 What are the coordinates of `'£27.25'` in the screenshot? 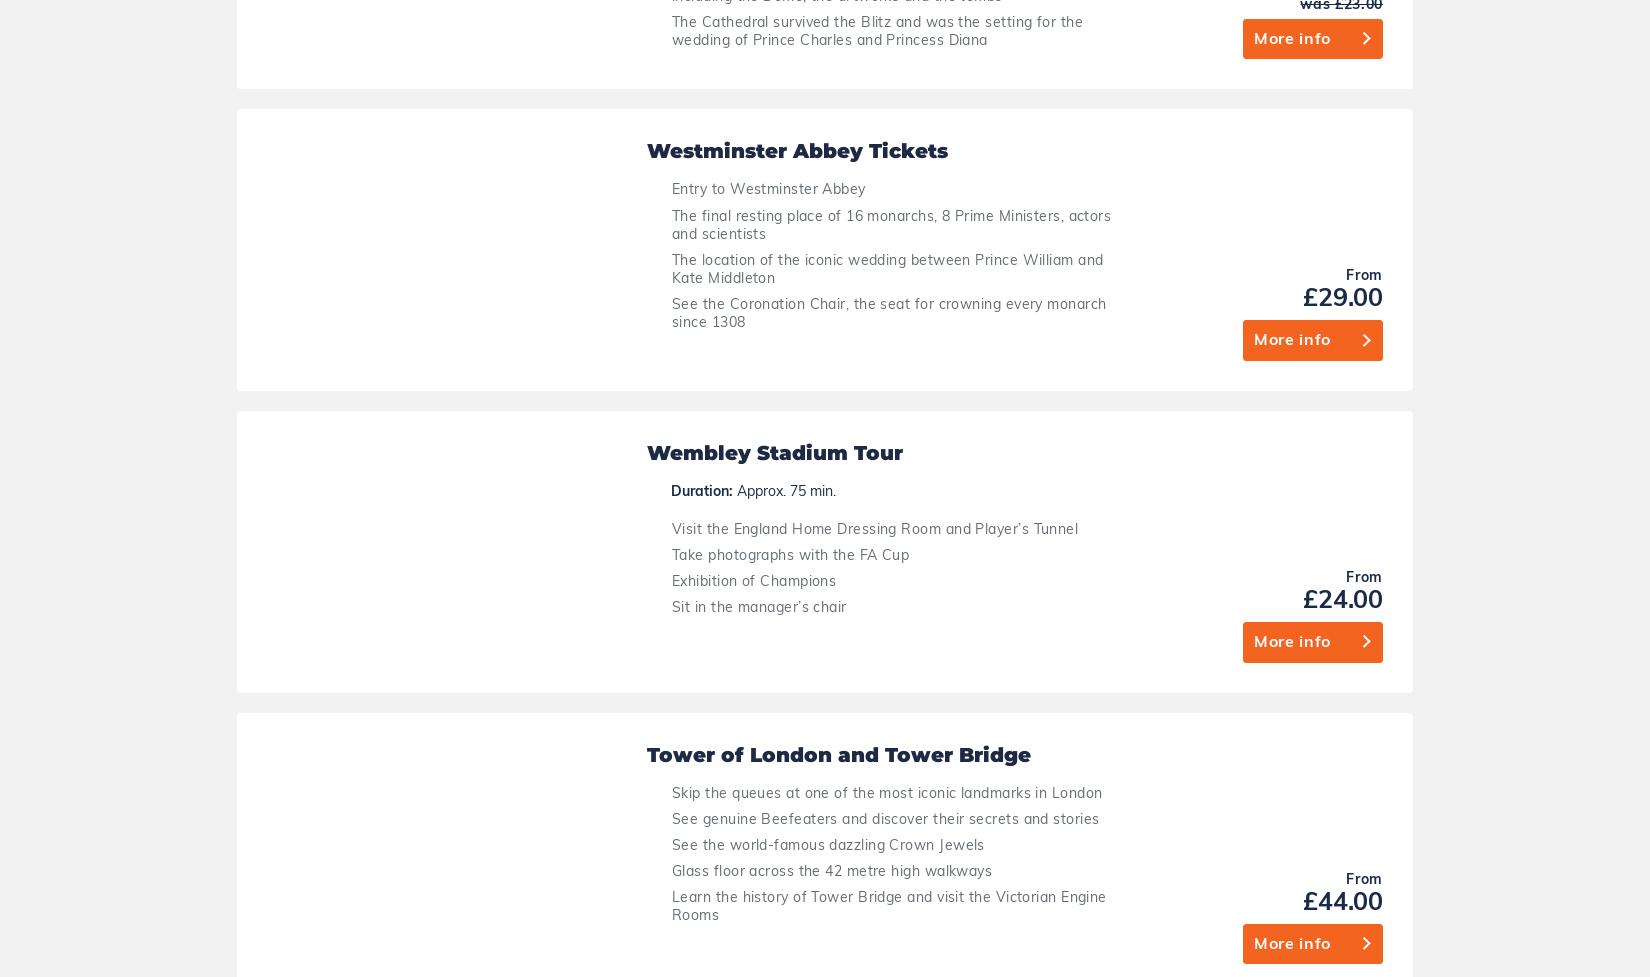 It's located at (1528, 843).